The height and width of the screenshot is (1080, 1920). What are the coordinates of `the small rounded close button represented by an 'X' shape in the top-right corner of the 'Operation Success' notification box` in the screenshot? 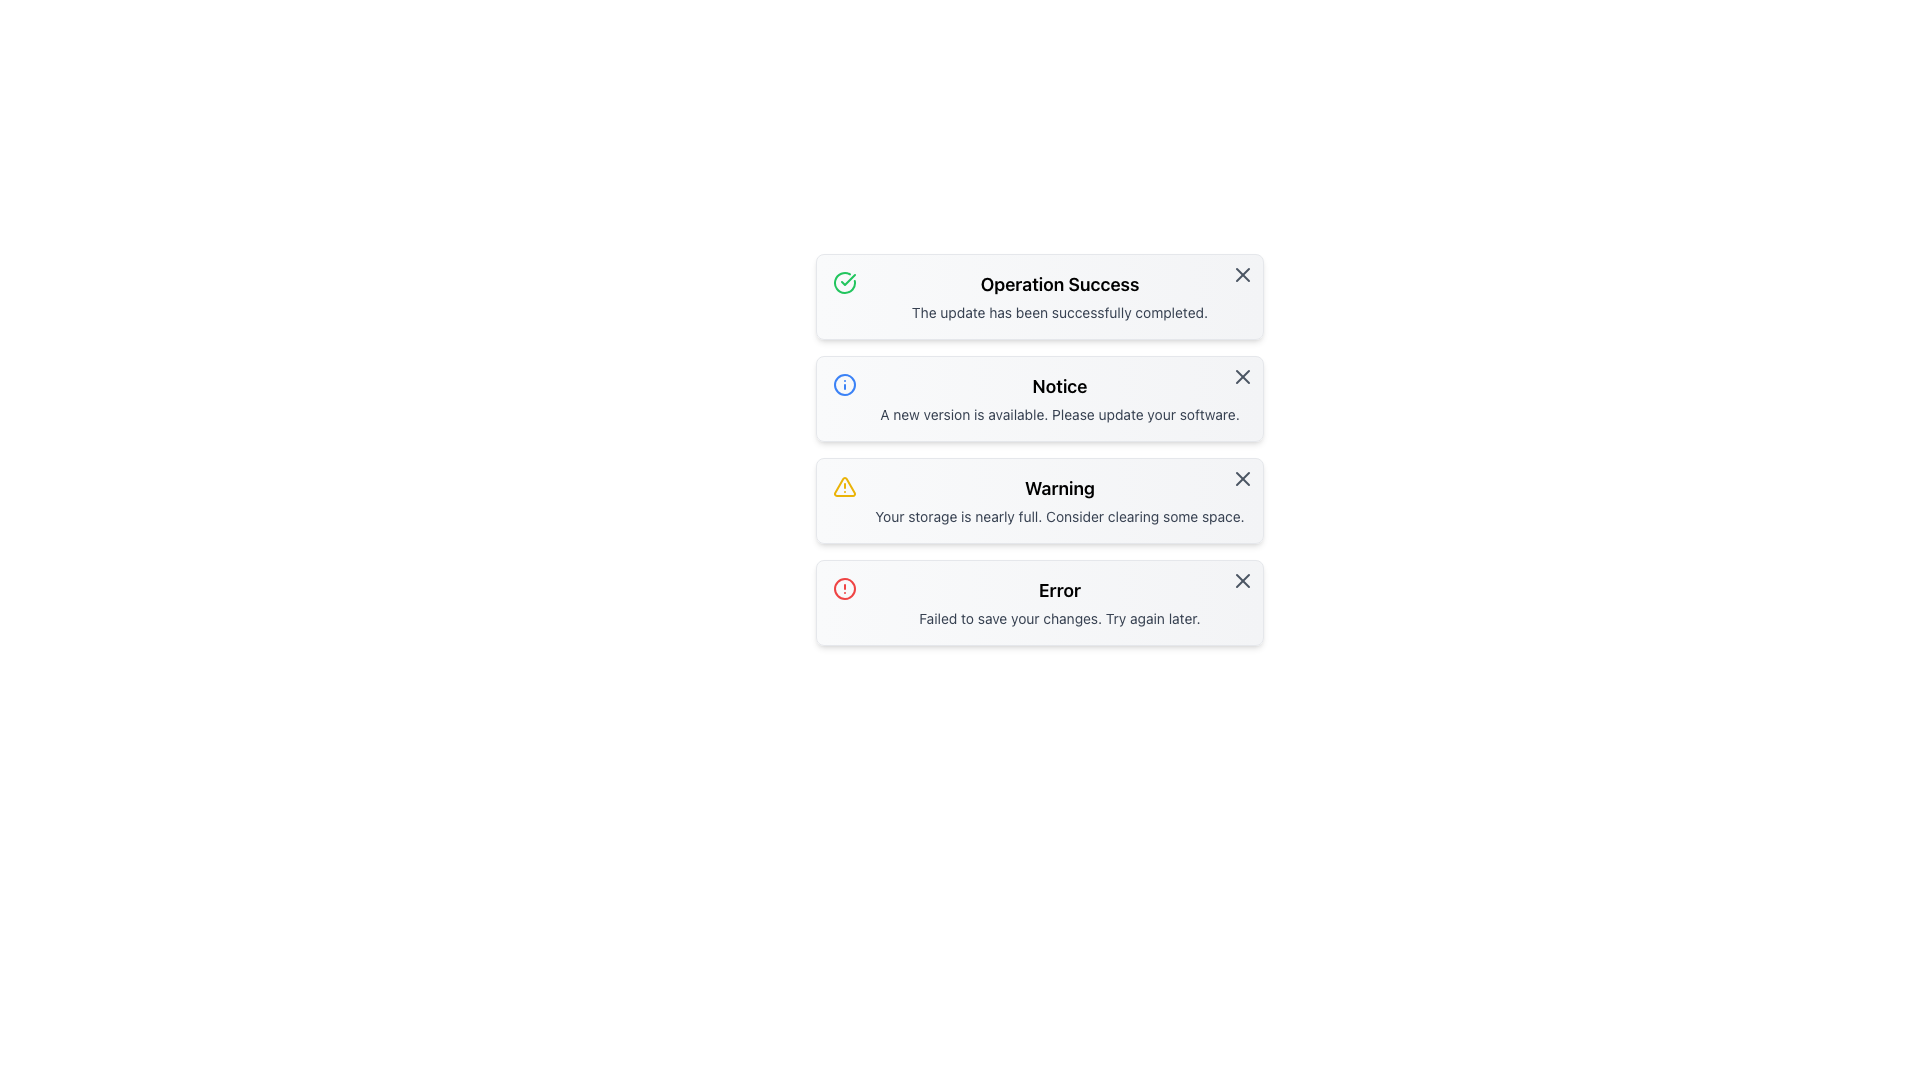 It's located at (1242, 274).